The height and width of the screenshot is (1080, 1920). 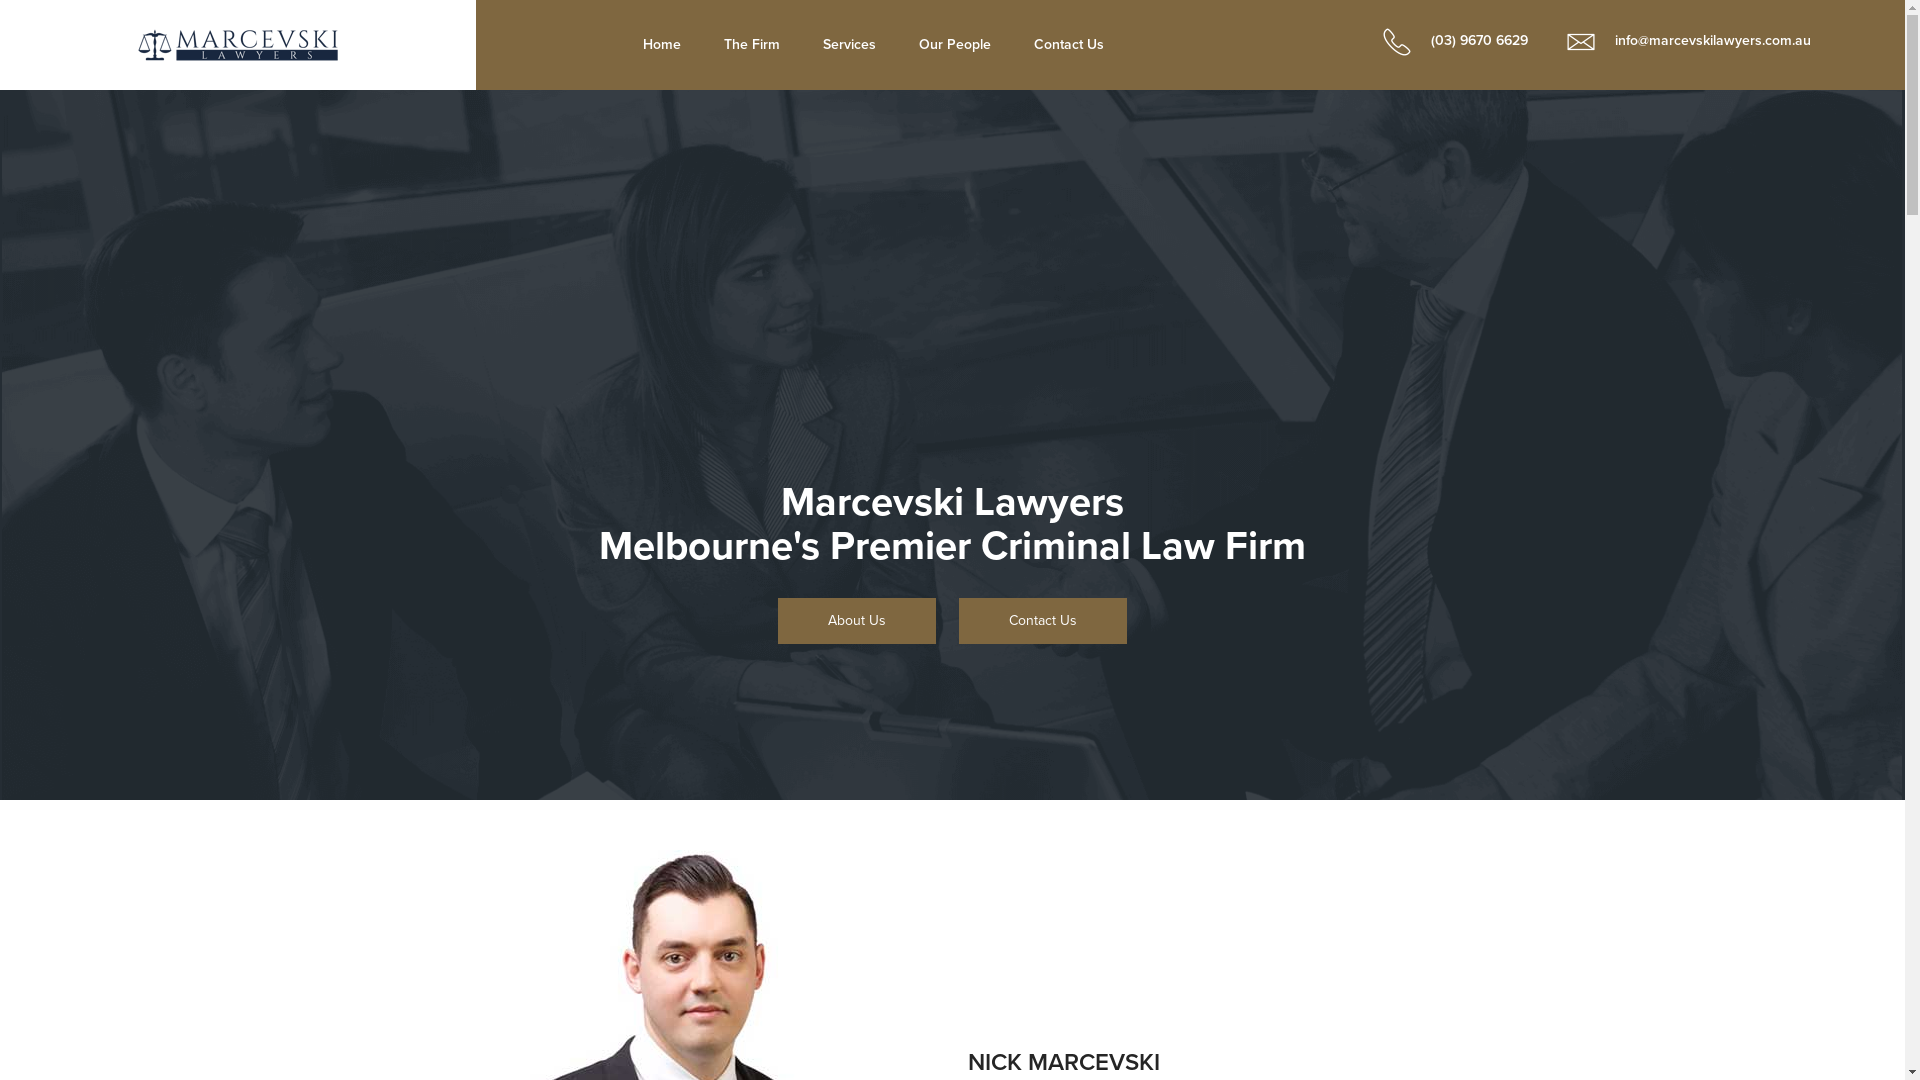 What do you see at coordinates (1445, 40) in the screenshot?
I see `'(03) 9670 6629'` at bounding box center [1445, 40].